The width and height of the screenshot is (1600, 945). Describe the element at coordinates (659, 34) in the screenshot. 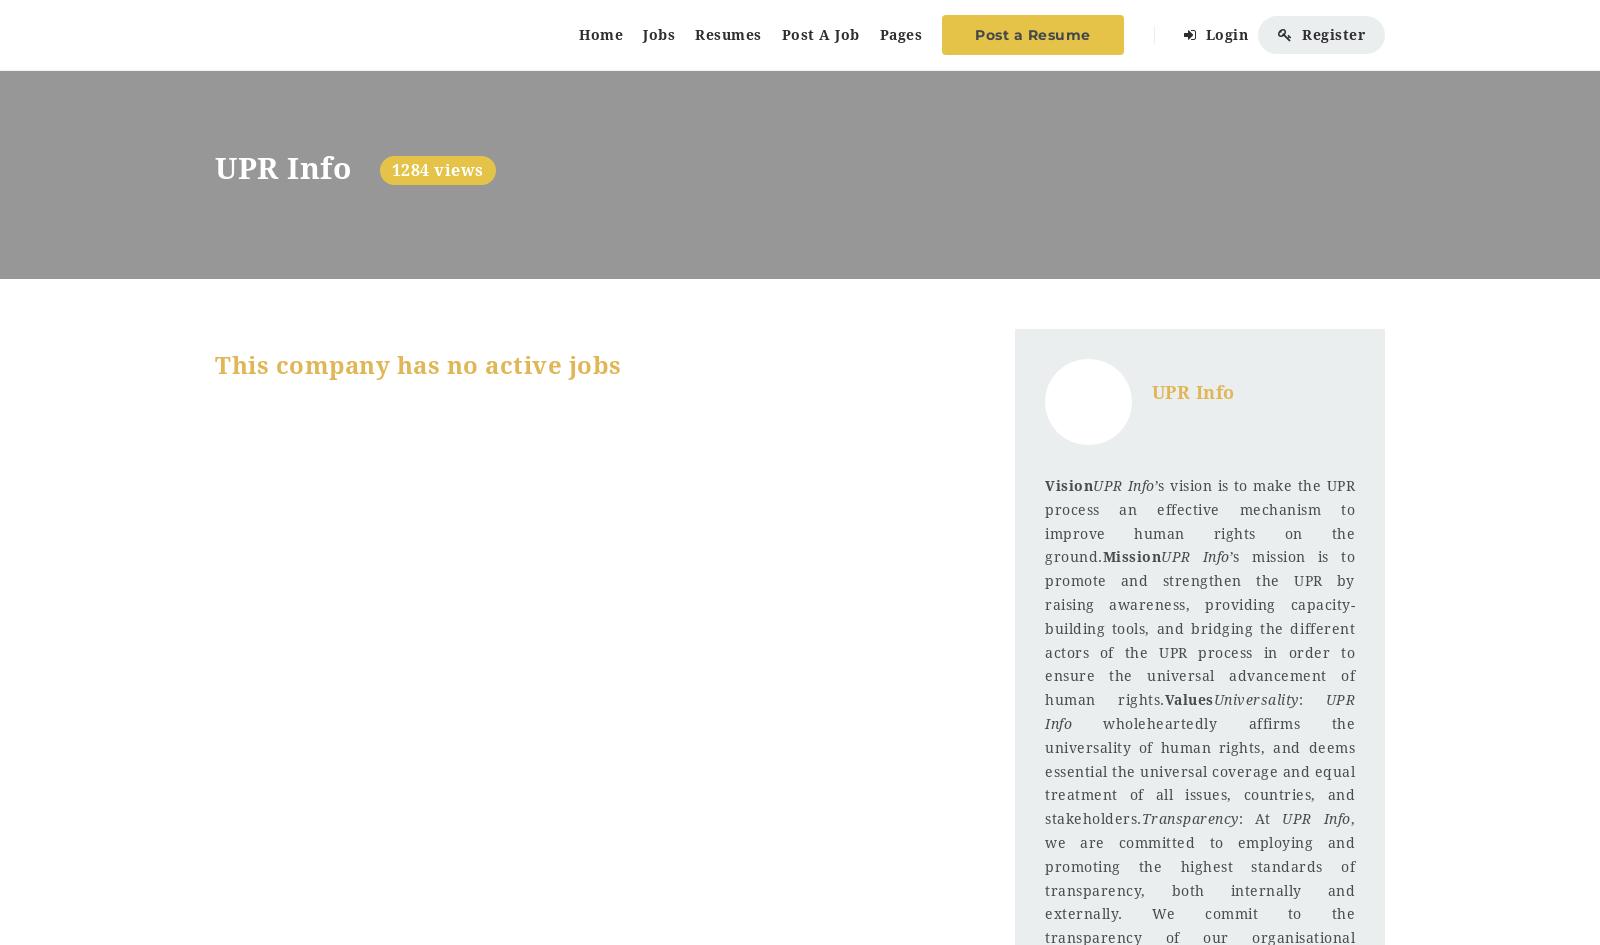

I see `'Jobs'` at that location.